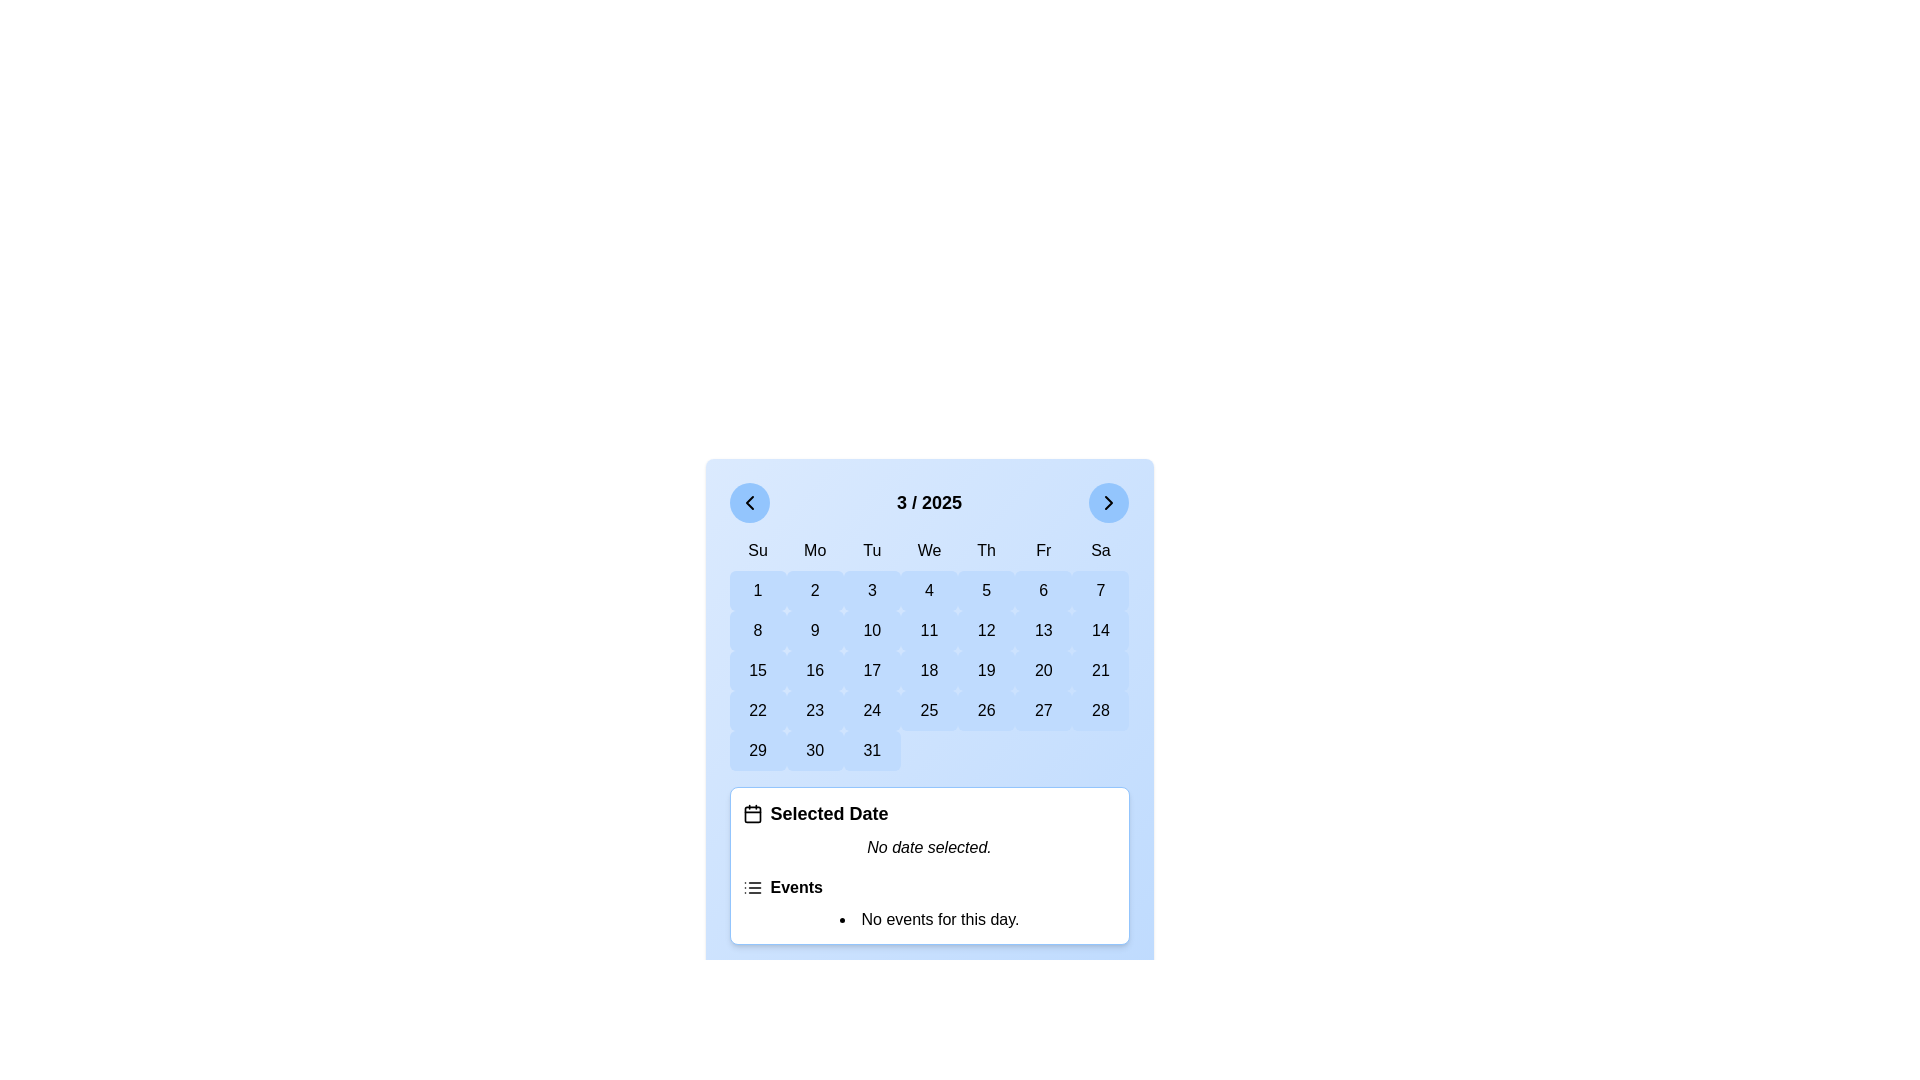 This screenshot has width=1920, height=1080. What do you see at coordinates (872, 709) in the screenshot?
I see `the selectable calendar date button representing the 24th of March 2025 to observe the hover effect` at bounding box center [872, 709].